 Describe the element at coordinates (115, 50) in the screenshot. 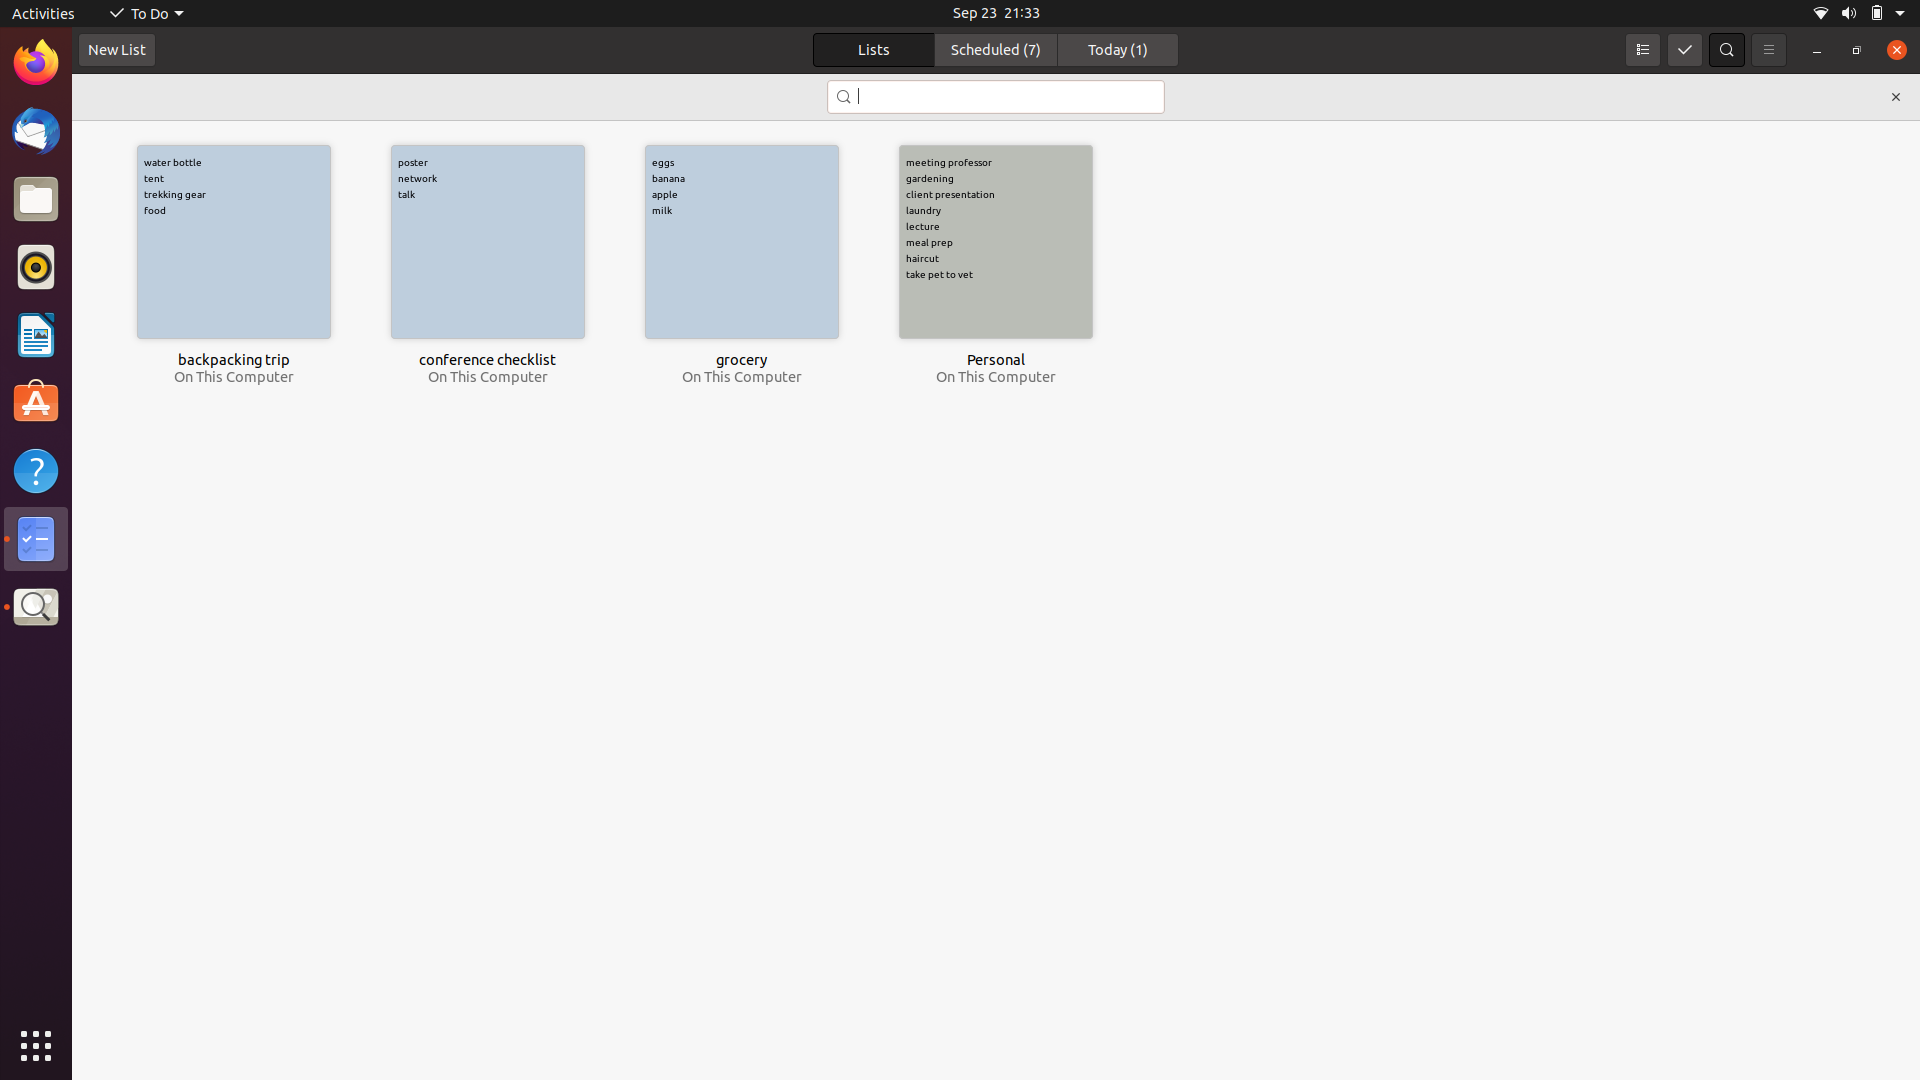

I see `the creation of a novel list` at that location.